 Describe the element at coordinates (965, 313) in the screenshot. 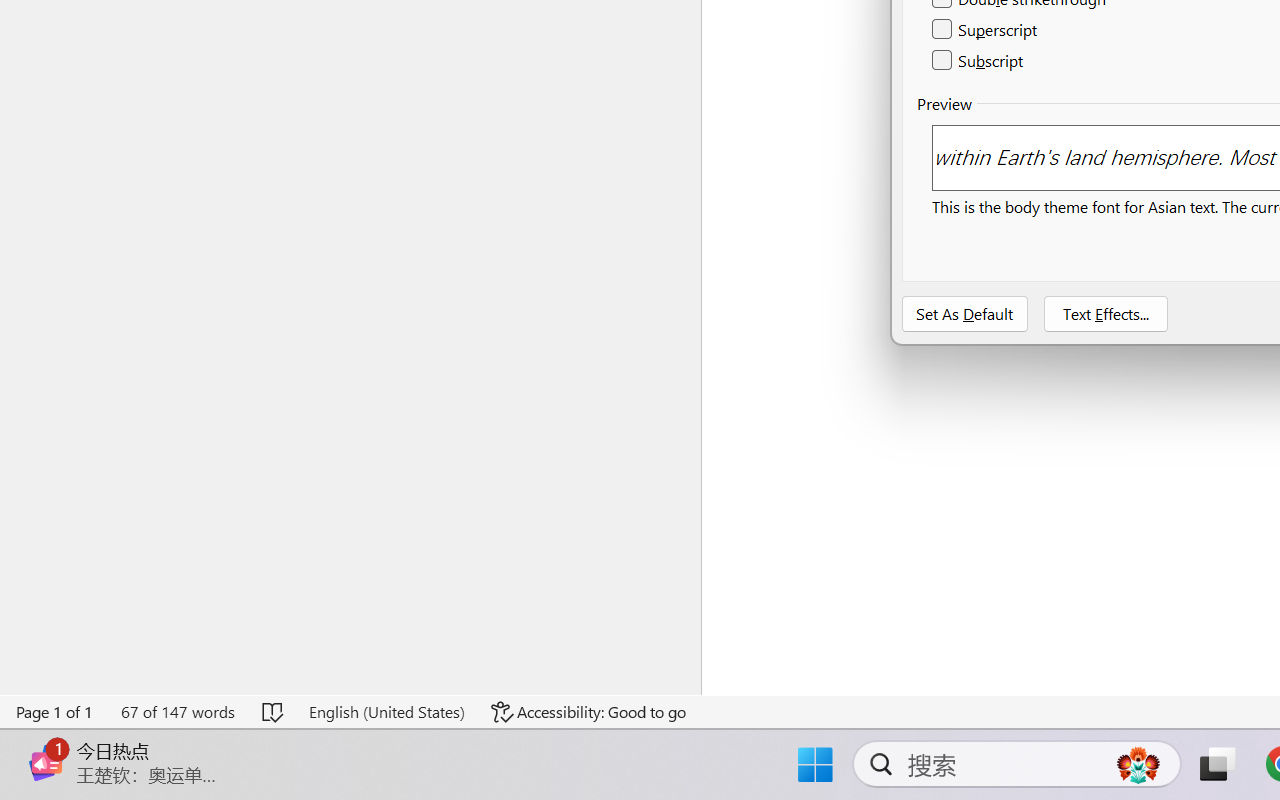

I see `'Set As Default'` at that location.